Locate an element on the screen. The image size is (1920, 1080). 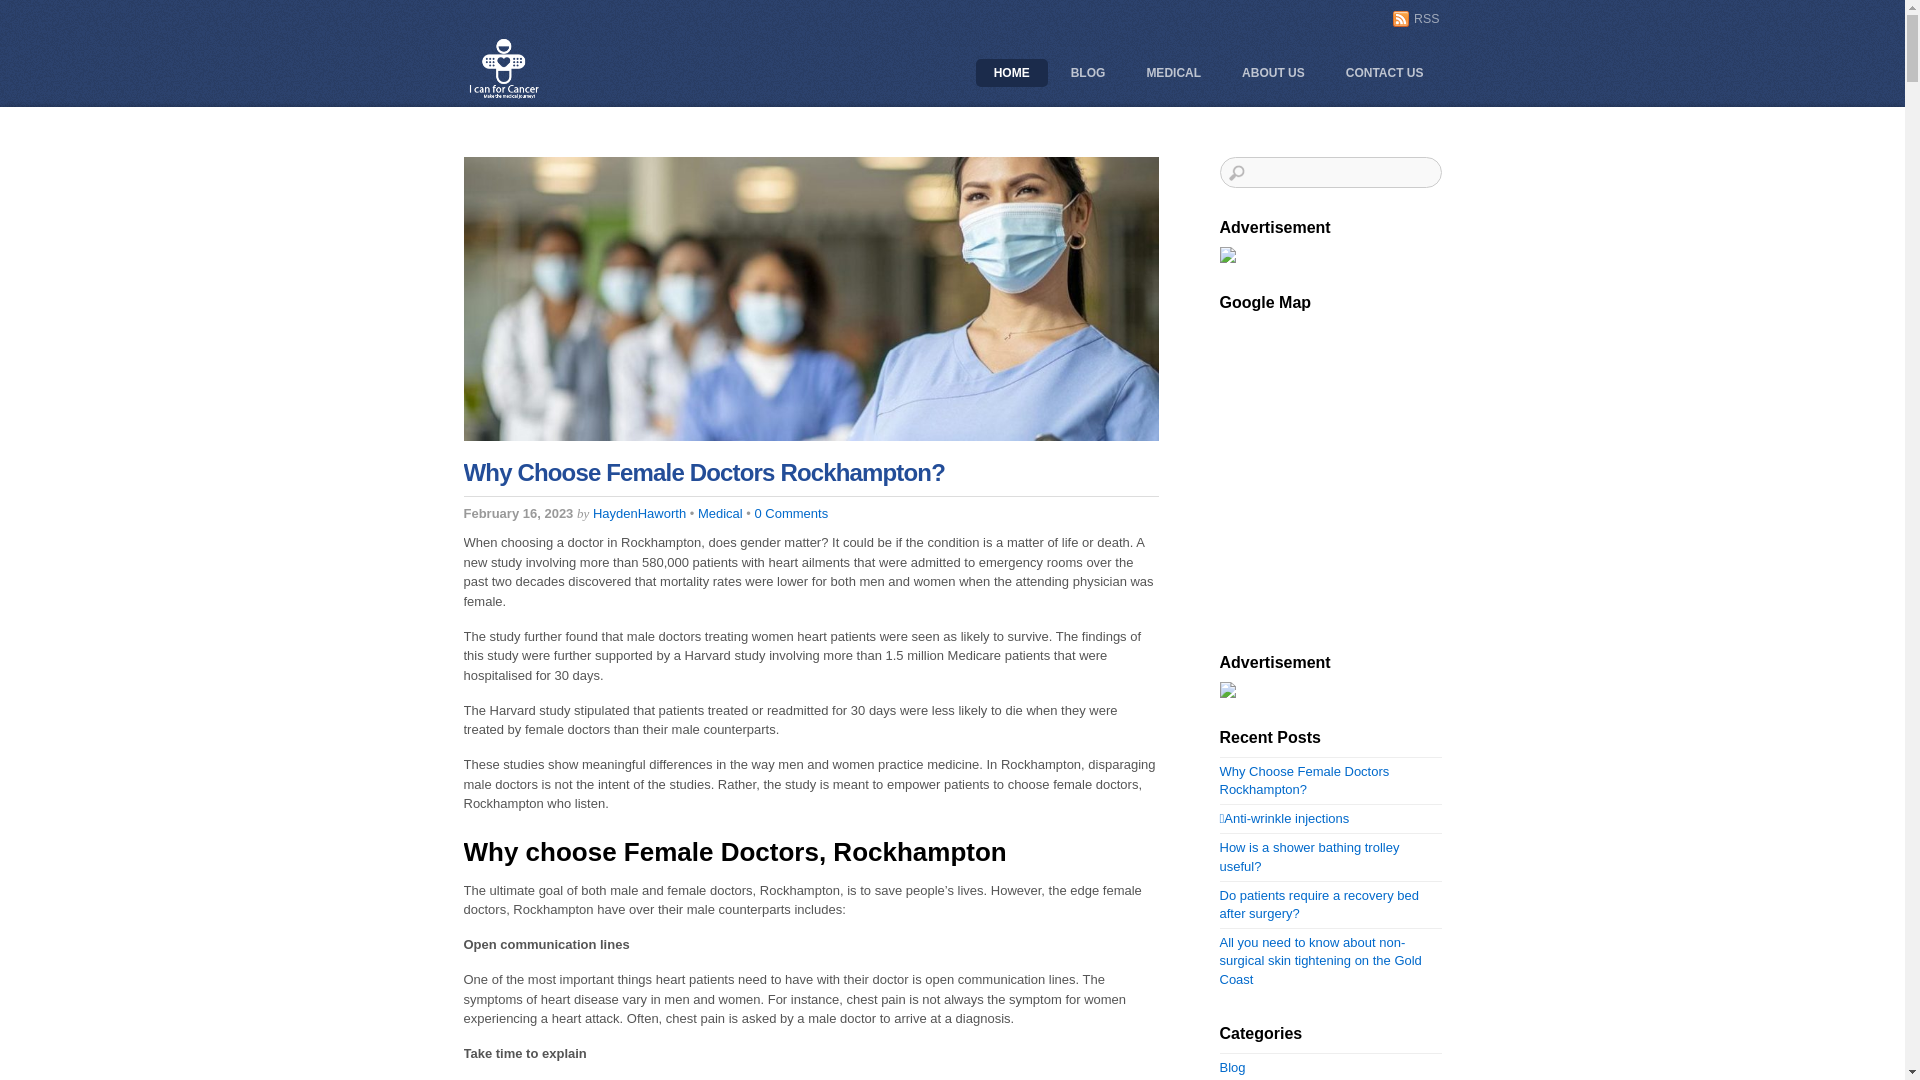
'CONTACT US' is located at coordinates (1384, 72).